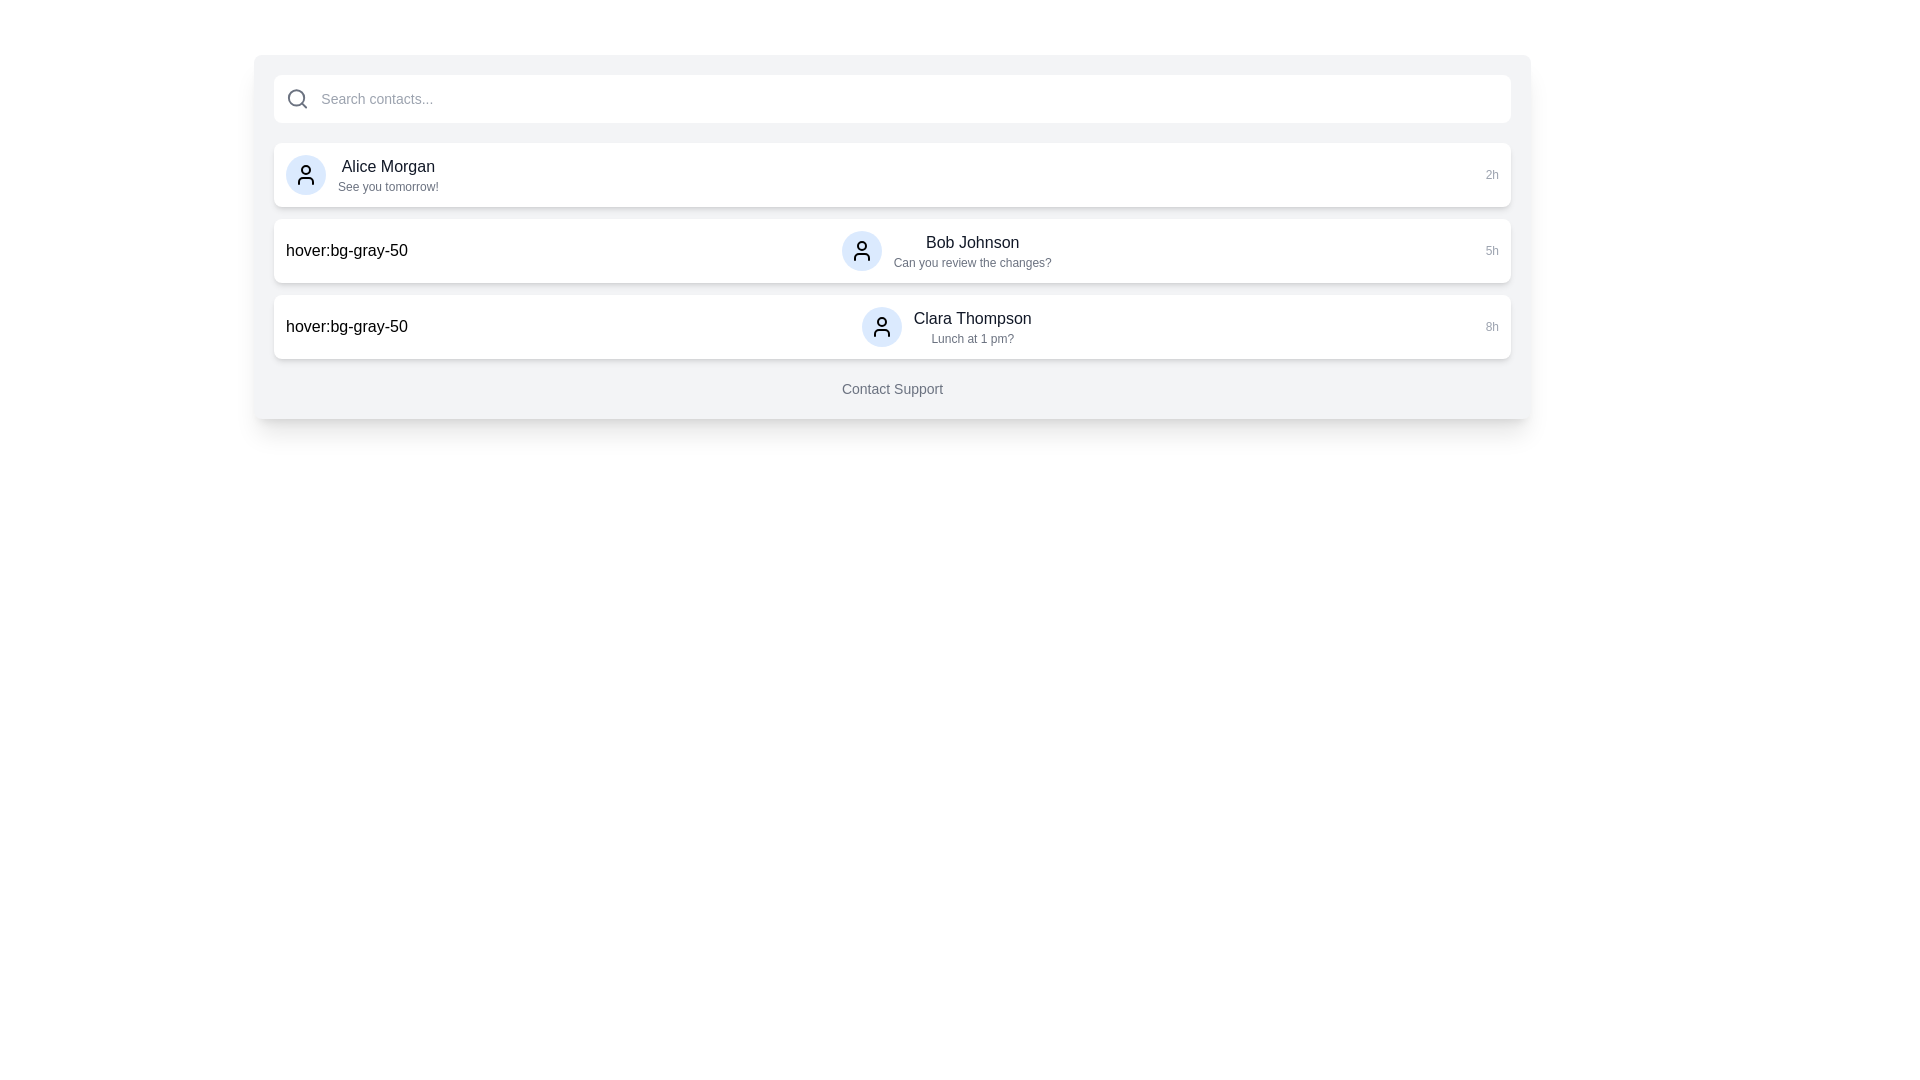  I want to click on text content displayed as 'Bob Johnson', which identifies the associated user or entity. This text is centrally located within a list entry, above the secondary text element 'Can you review the changes?', so click(972, 242).